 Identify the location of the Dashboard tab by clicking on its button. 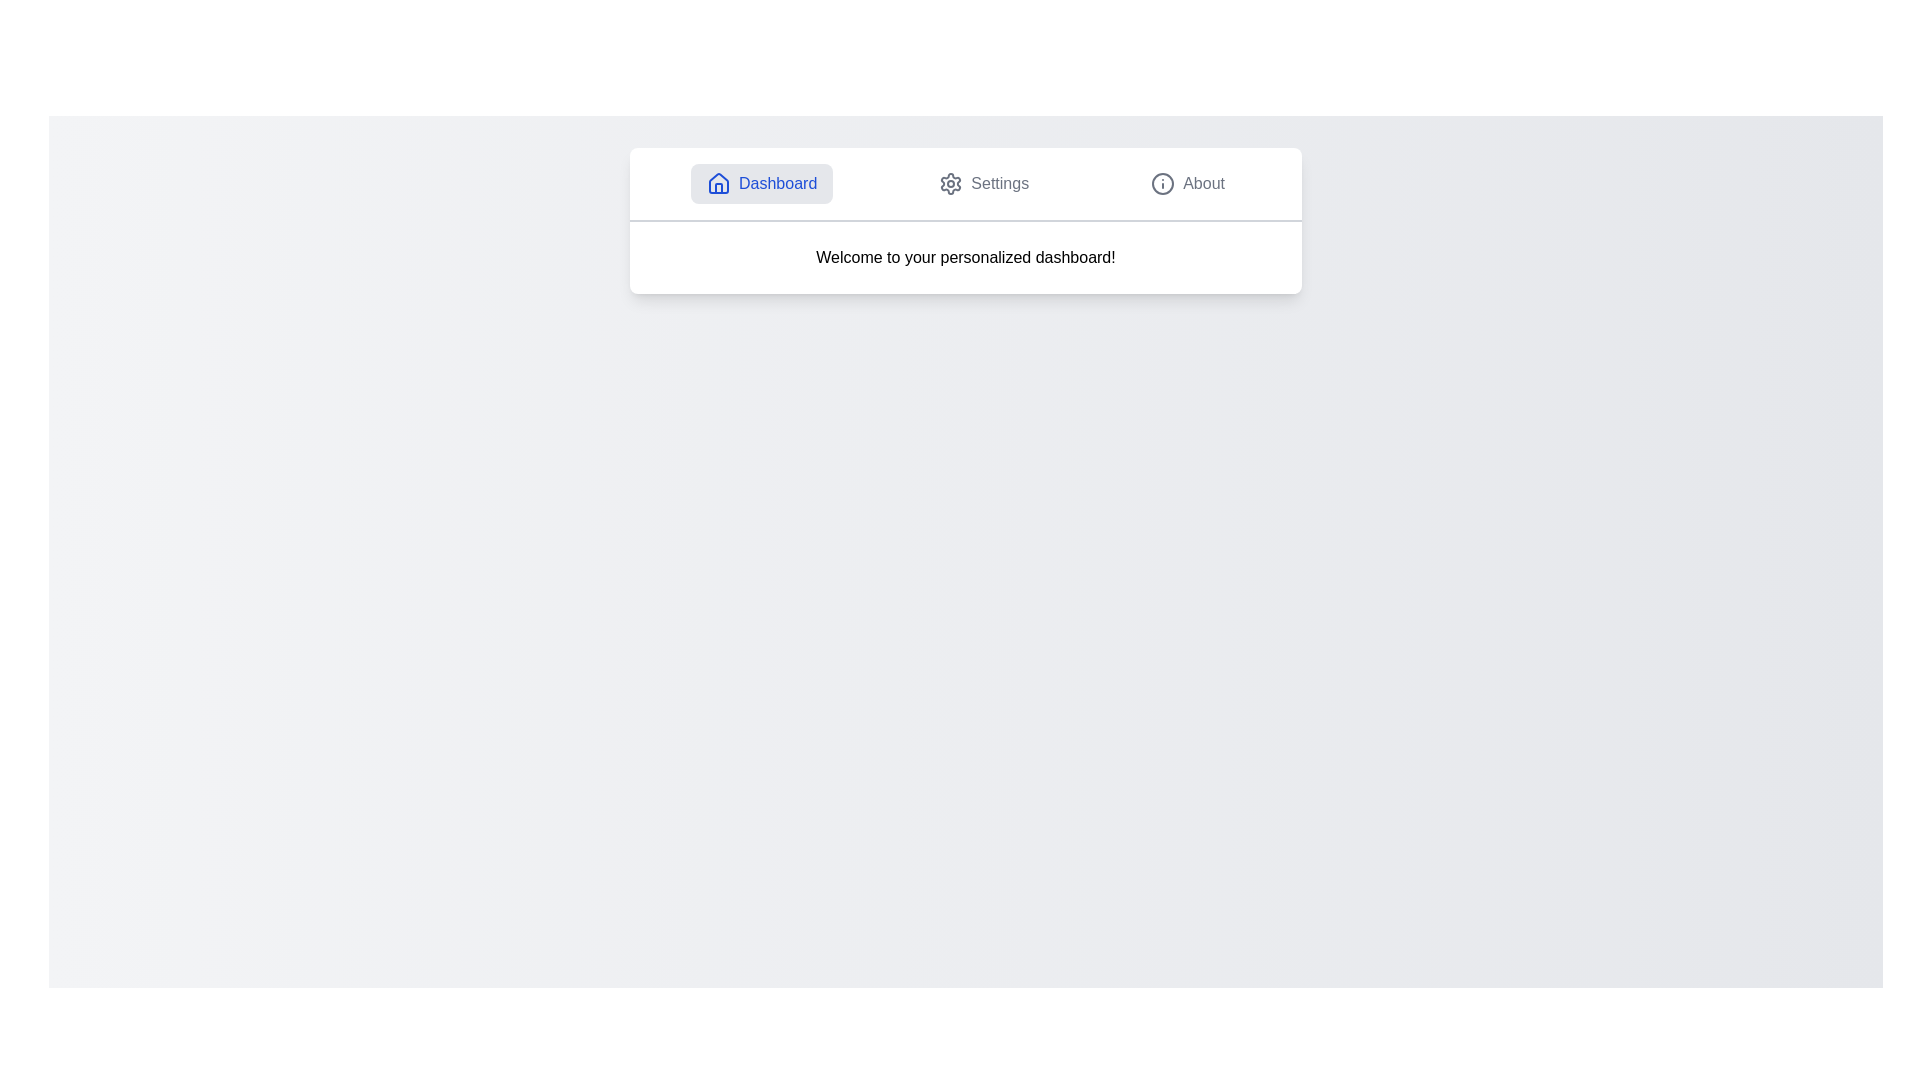
(761, 184).